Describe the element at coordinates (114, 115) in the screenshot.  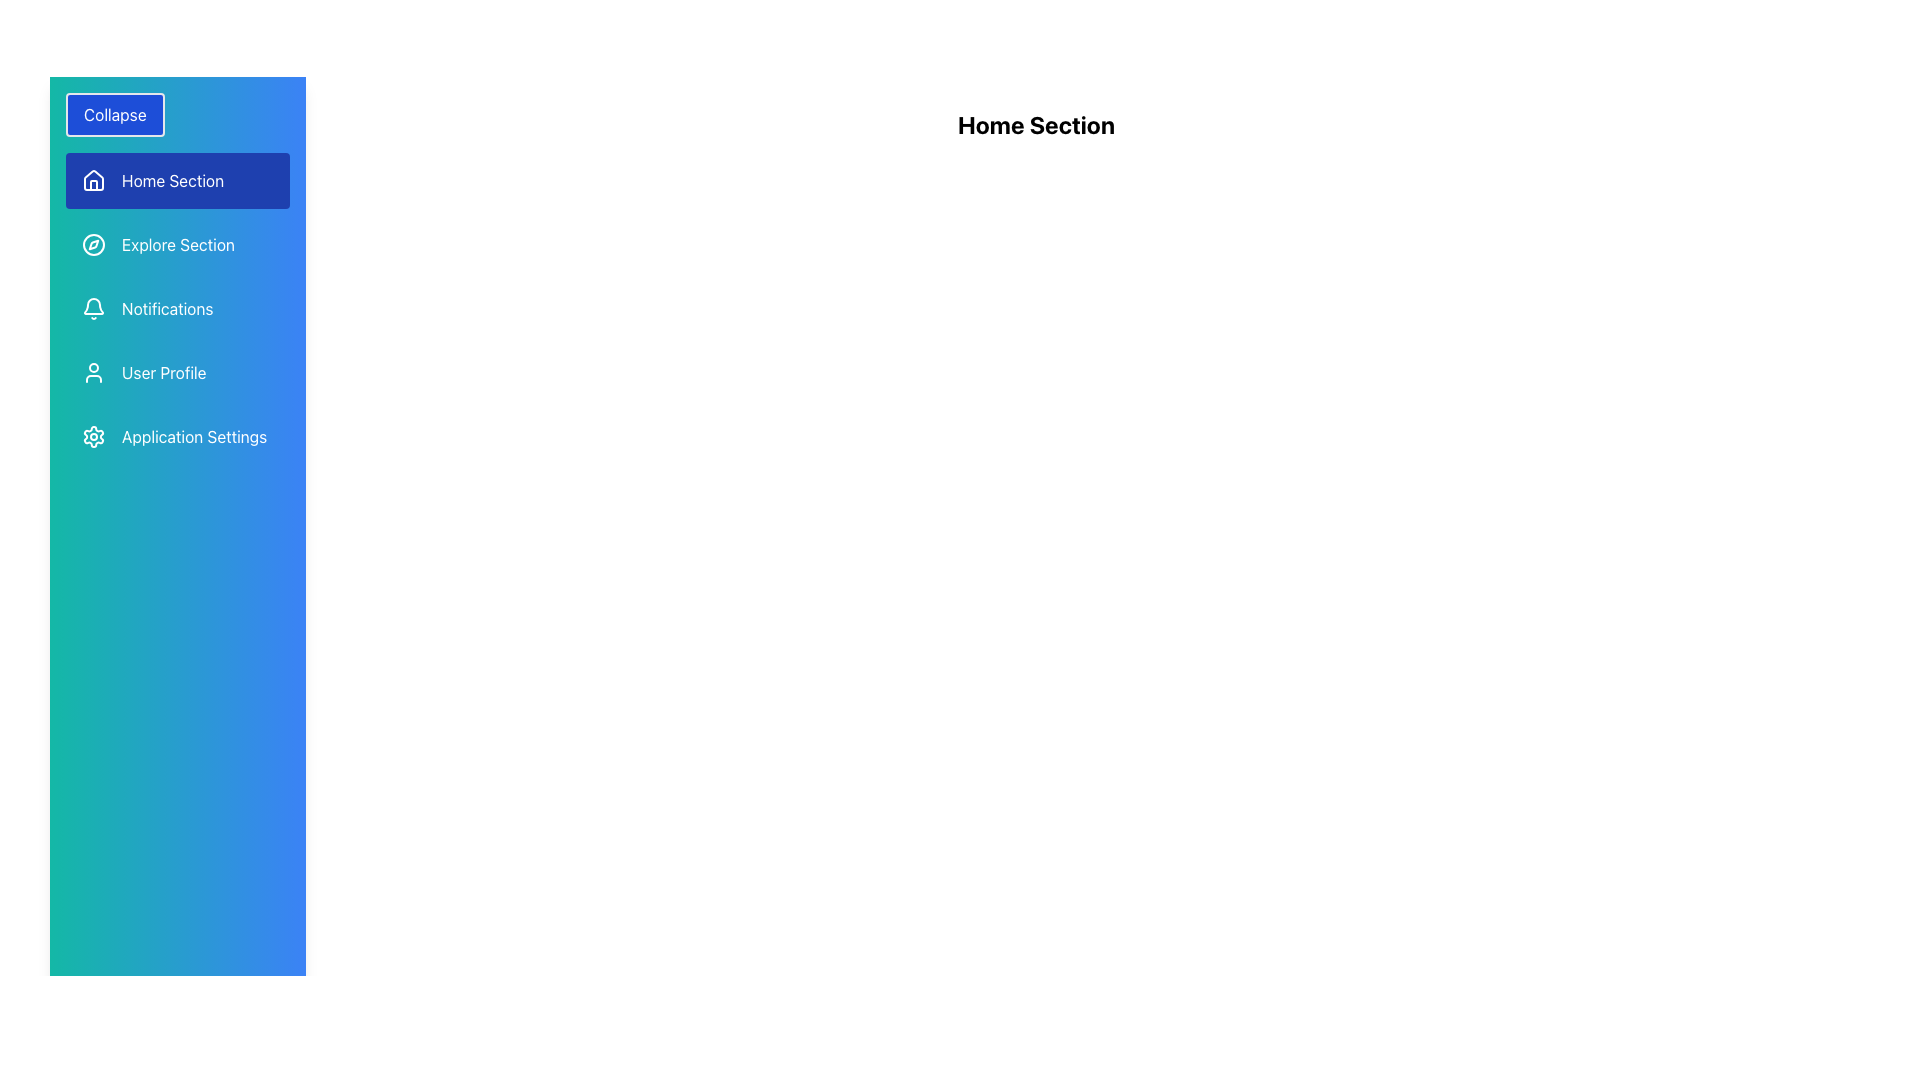
I see `the 'Collapse' button, which is a rectangular button with rounded corners and a blue background, located at the top of the sidebar menu` at that location.